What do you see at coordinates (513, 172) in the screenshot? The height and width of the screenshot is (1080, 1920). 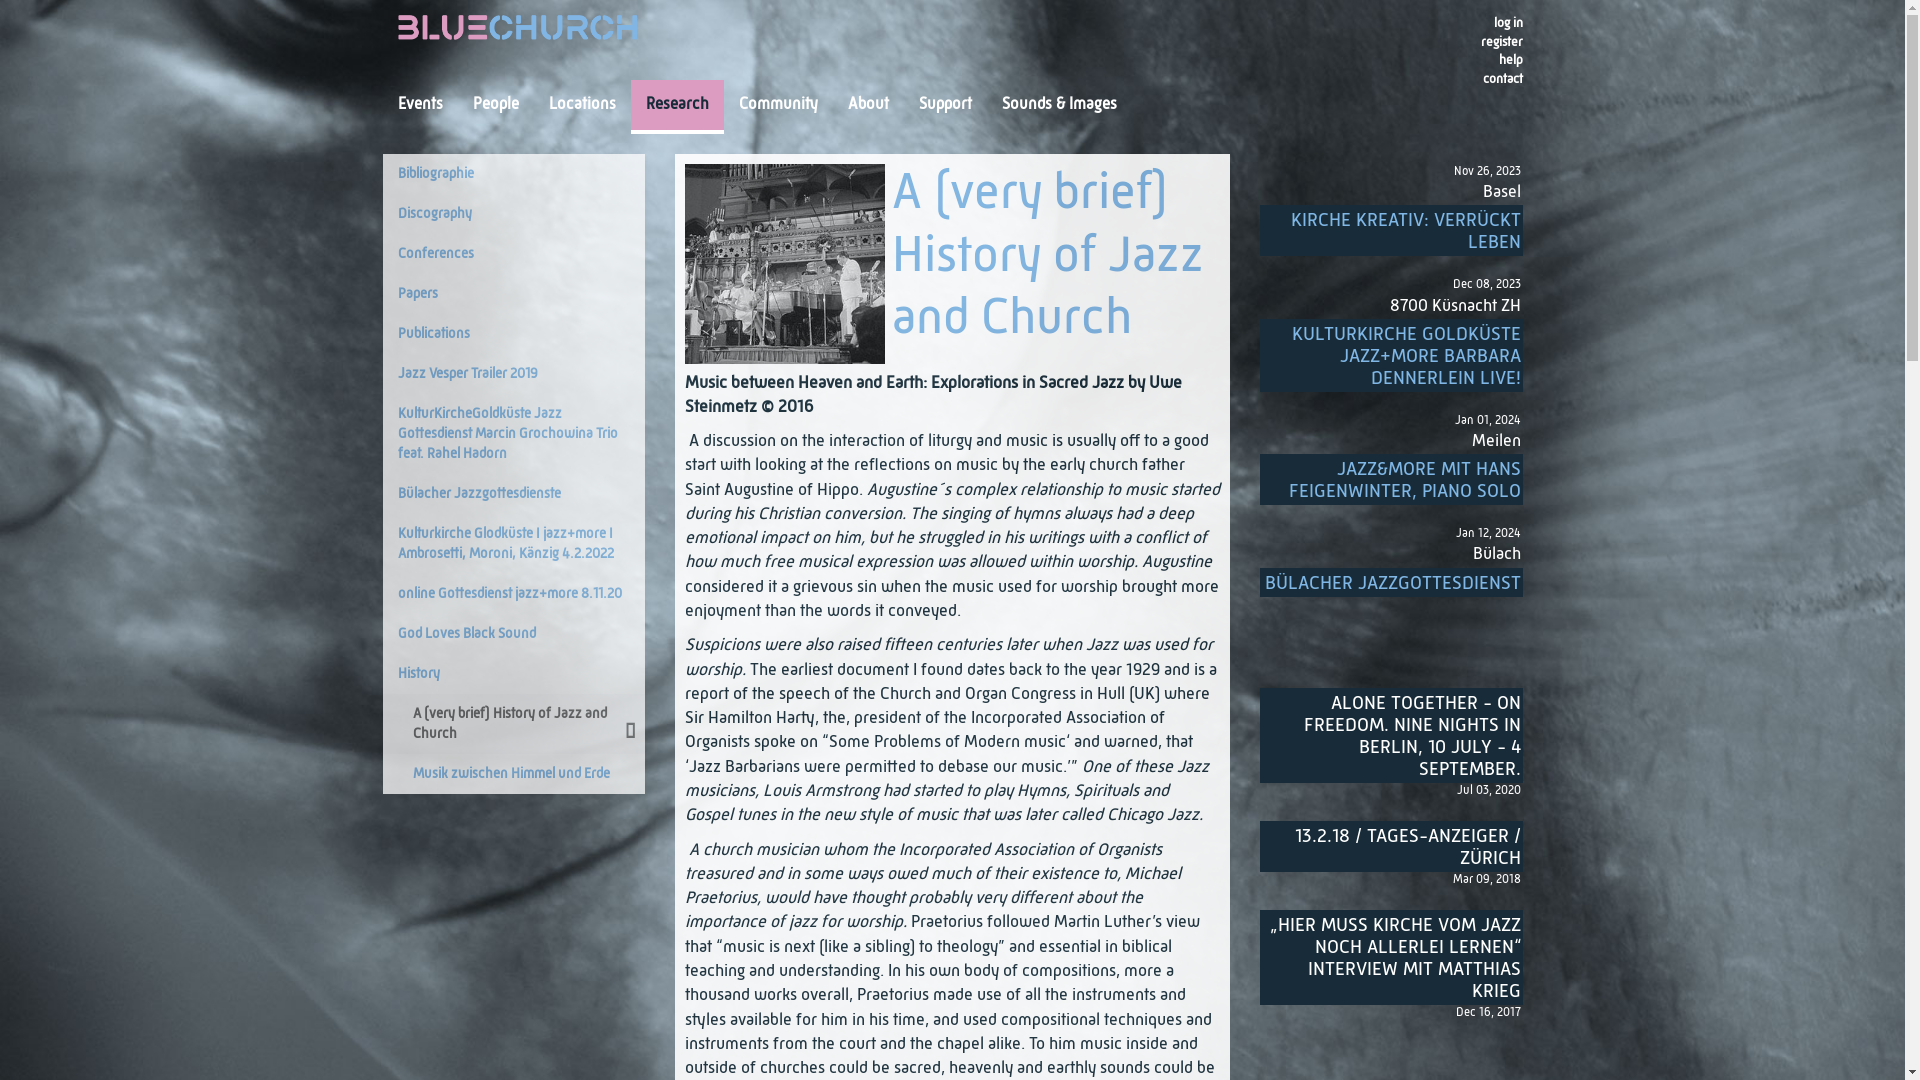 I see `'Bibliographie'` at bounding box center [513, 172].